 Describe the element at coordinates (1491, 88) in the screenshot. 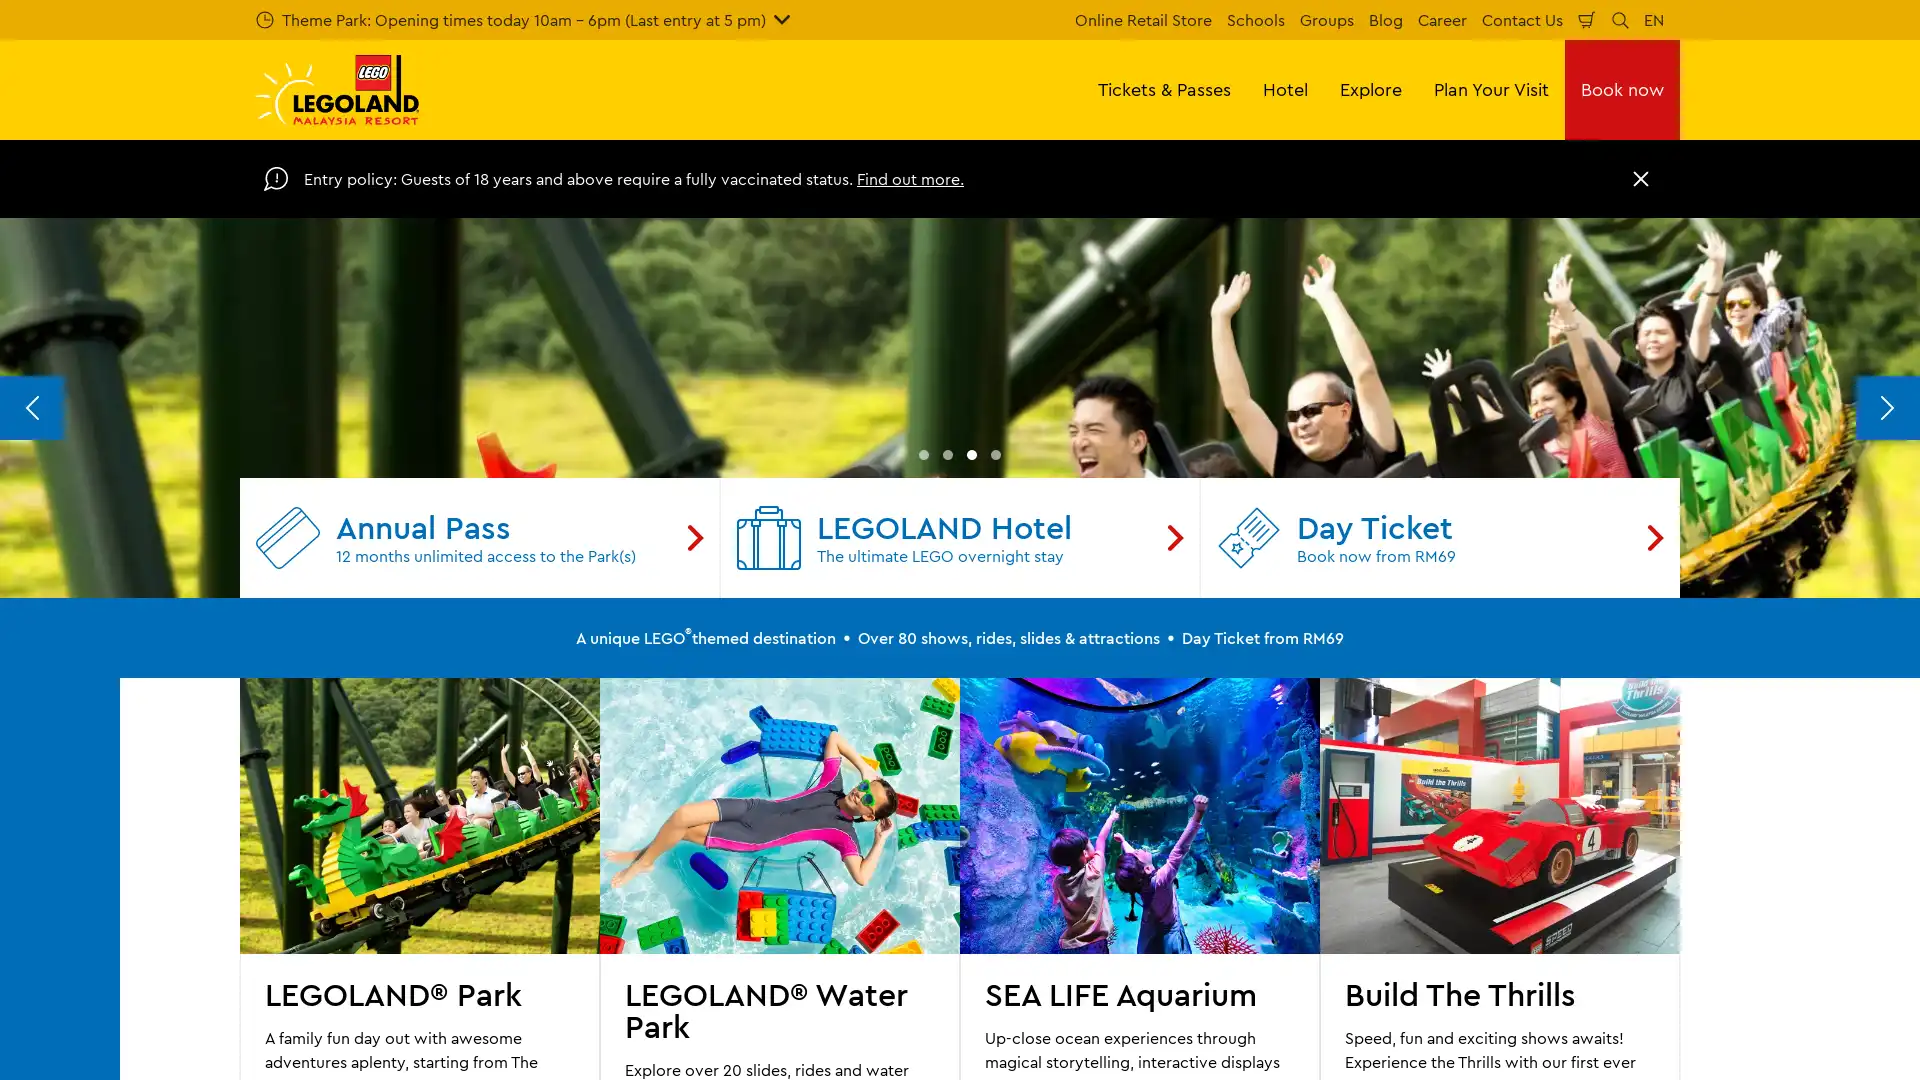

I see `Plan Your Visit` at that location.